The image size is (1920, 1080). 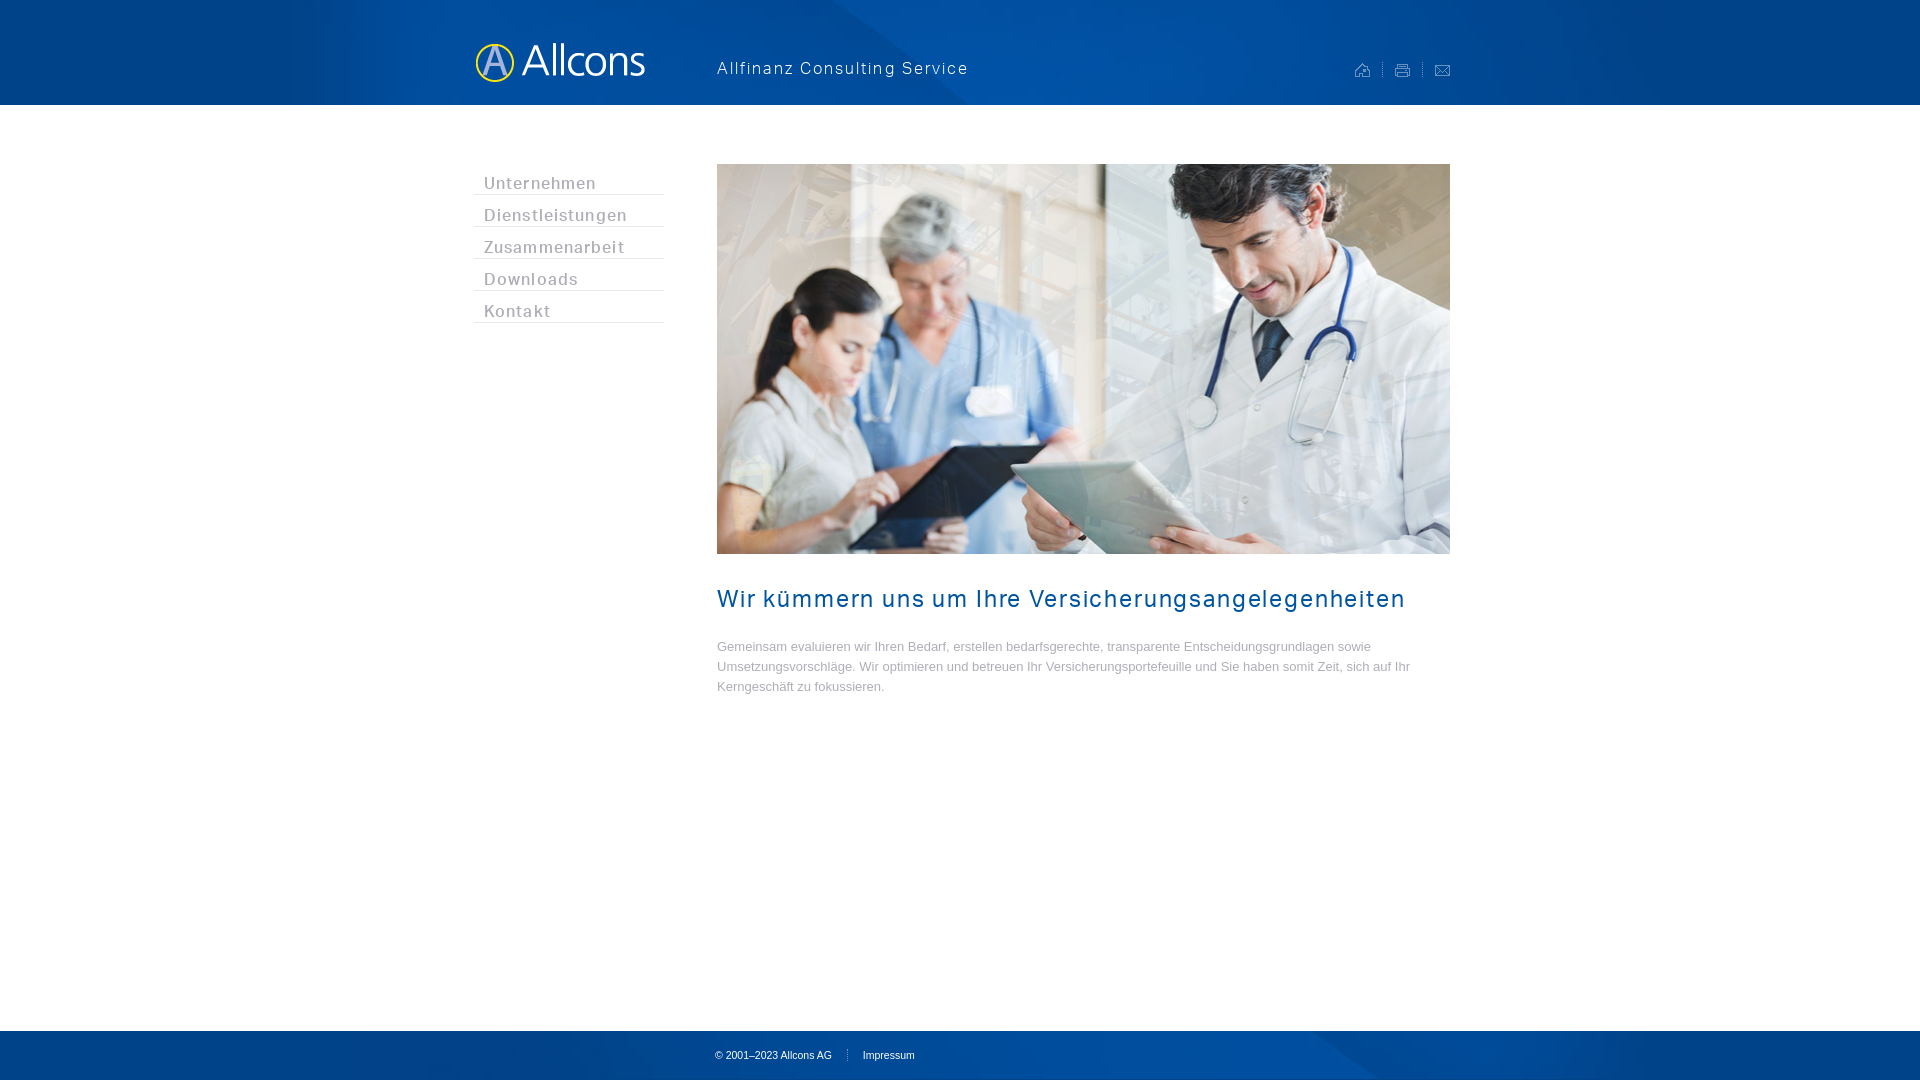 What do you see at coordinates (568, 306) in the screenshot?
I see `'Kontakt'` at bounding box center [568, 306].